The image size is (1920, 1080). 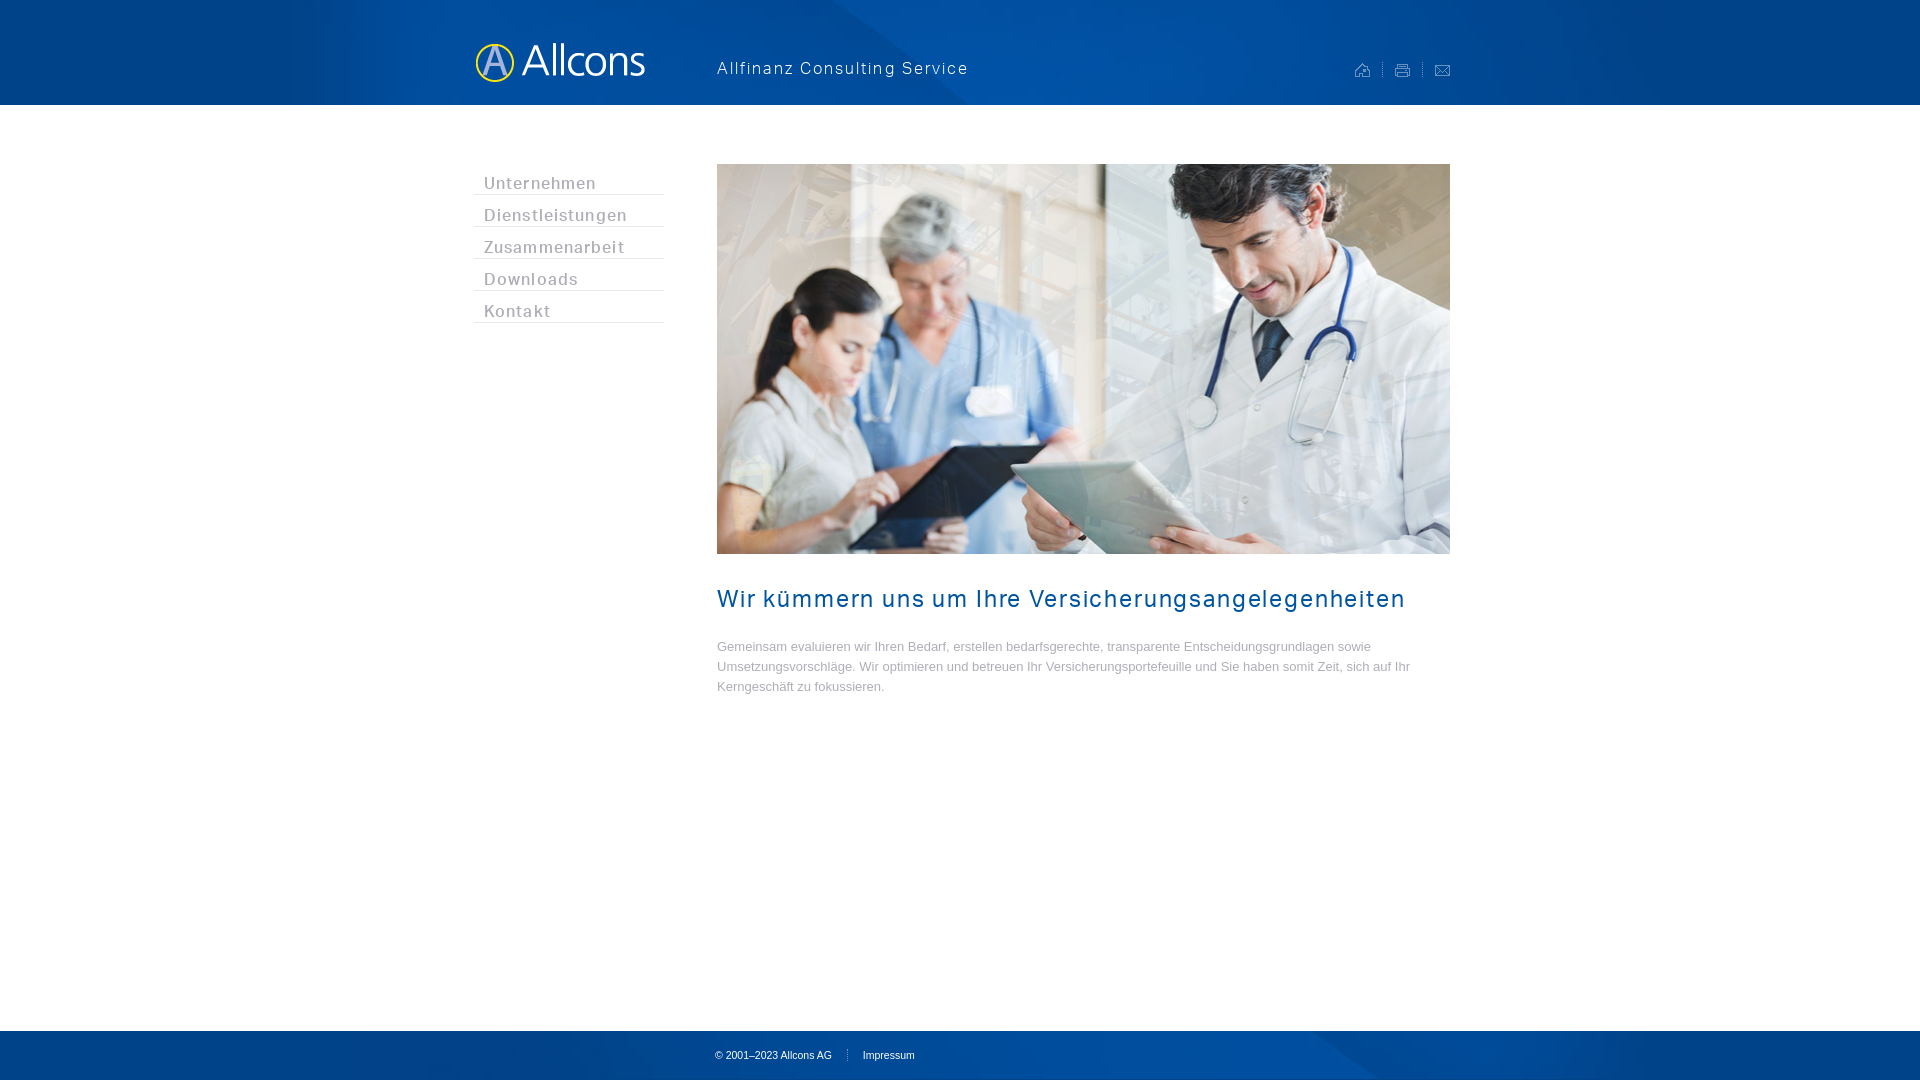 What do you see at coordinates (568, 306) in the screenshot?
I see `'Kontakt'` at bounding box center [568, 306].